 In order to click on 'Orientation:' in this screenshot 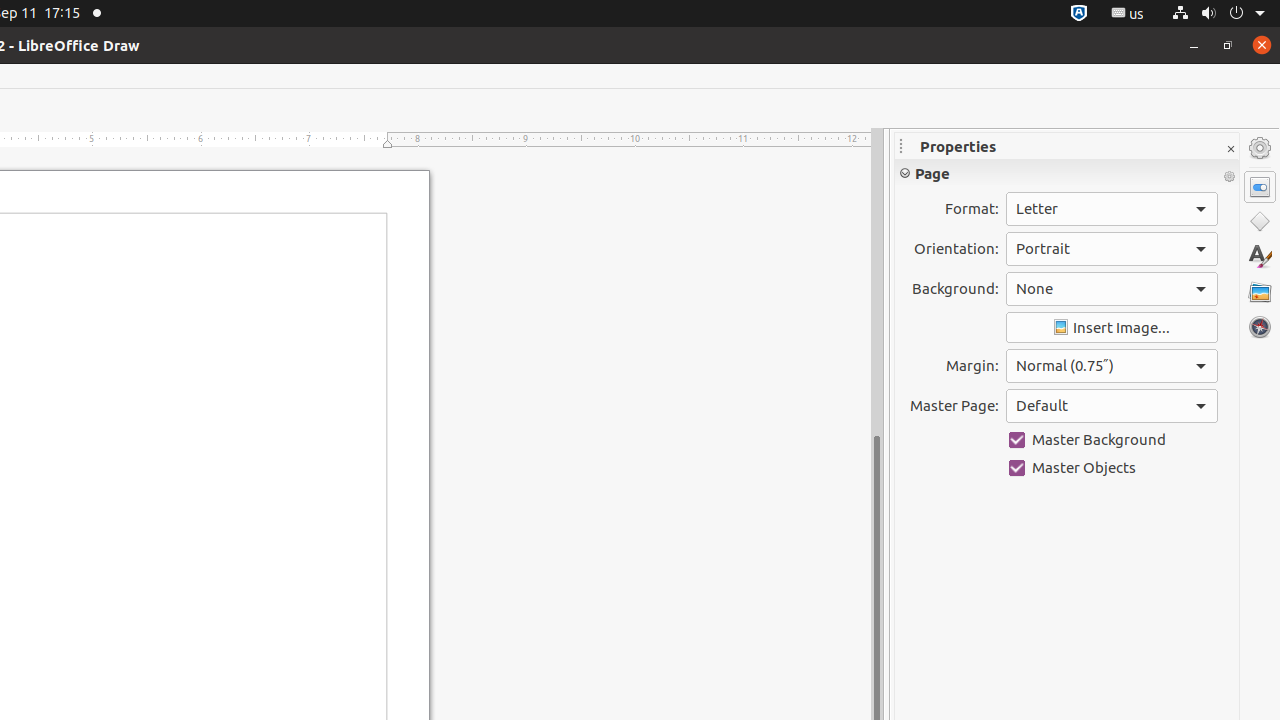, I will do `click(1110, 247)`.